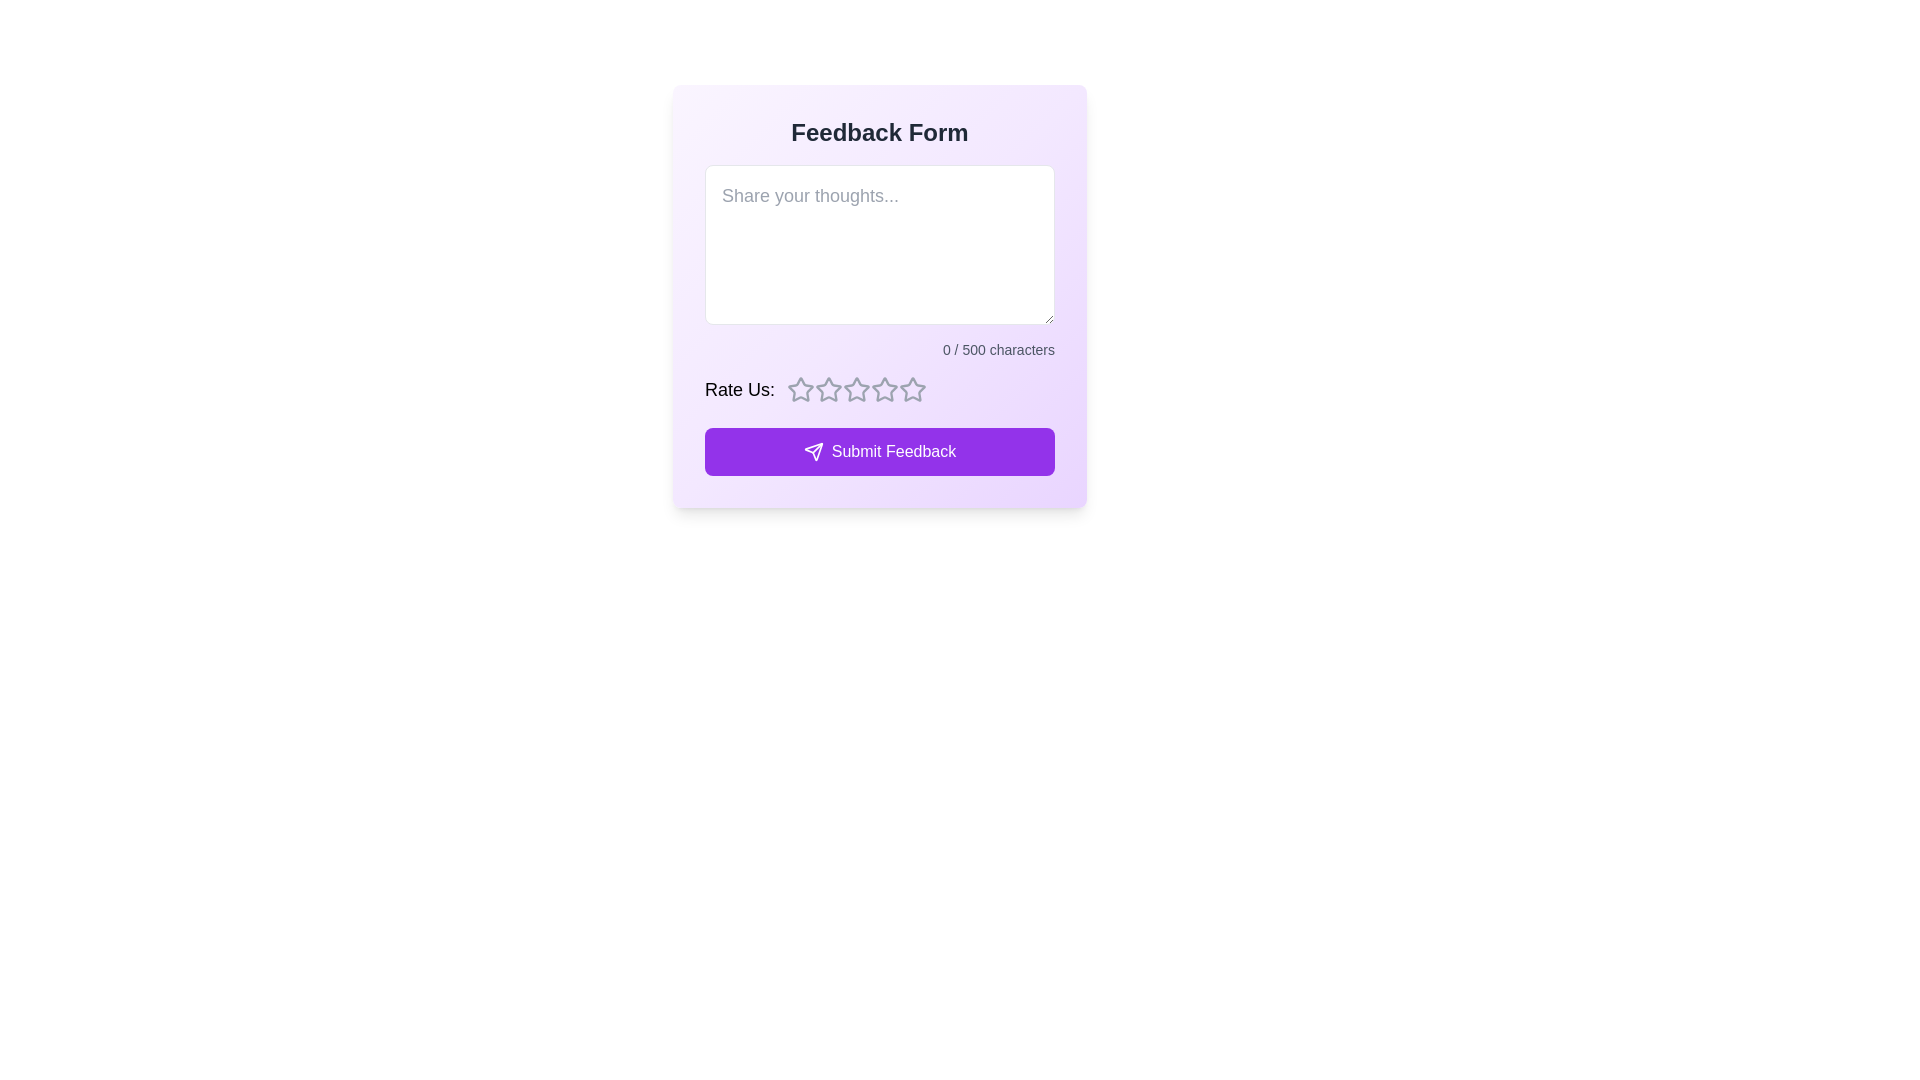 This screenshot has height=1080, width=1920. Describe the element at coordinates (911, 389) in the screenshot. I see `the fifth star-shaped icon with a gray outline, representing the last star in the rating stars under 'Rate Us:'` at that location.